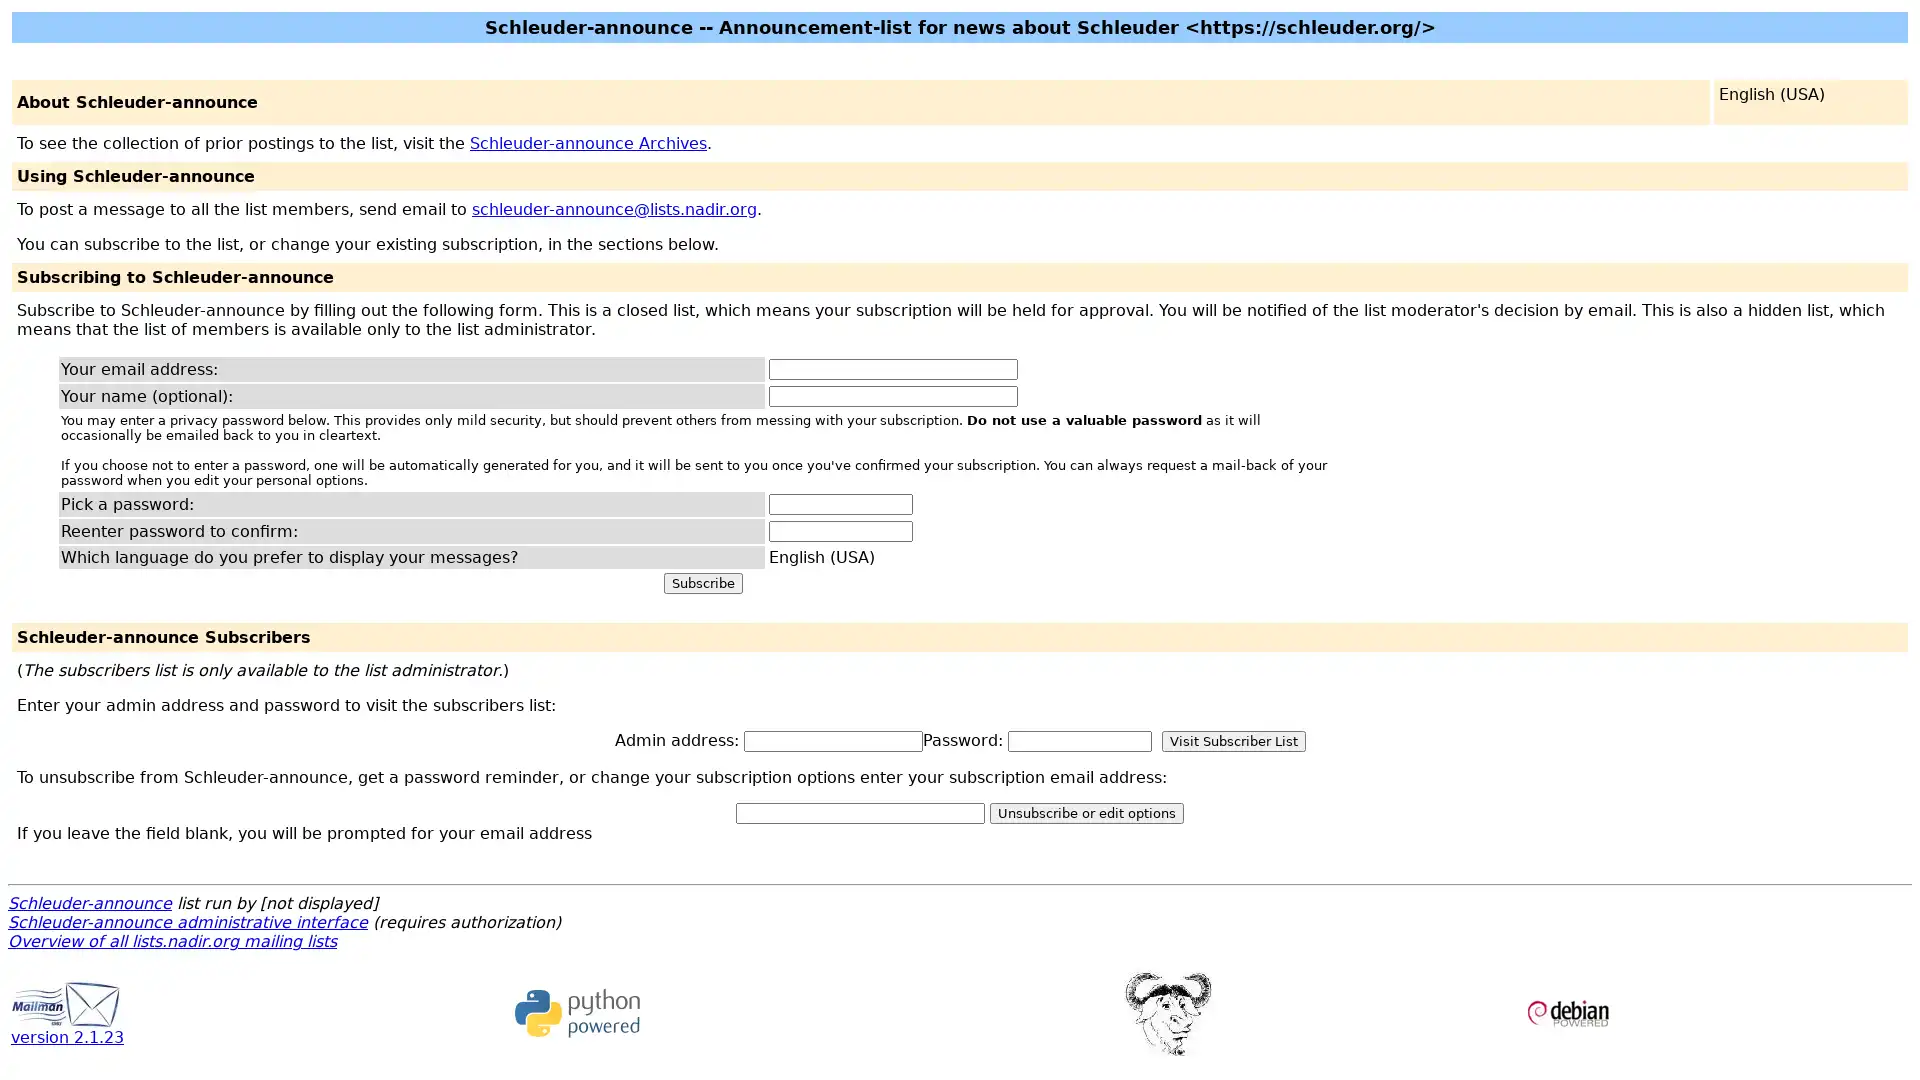  I want to click on Subscribe, so click(702, 583).